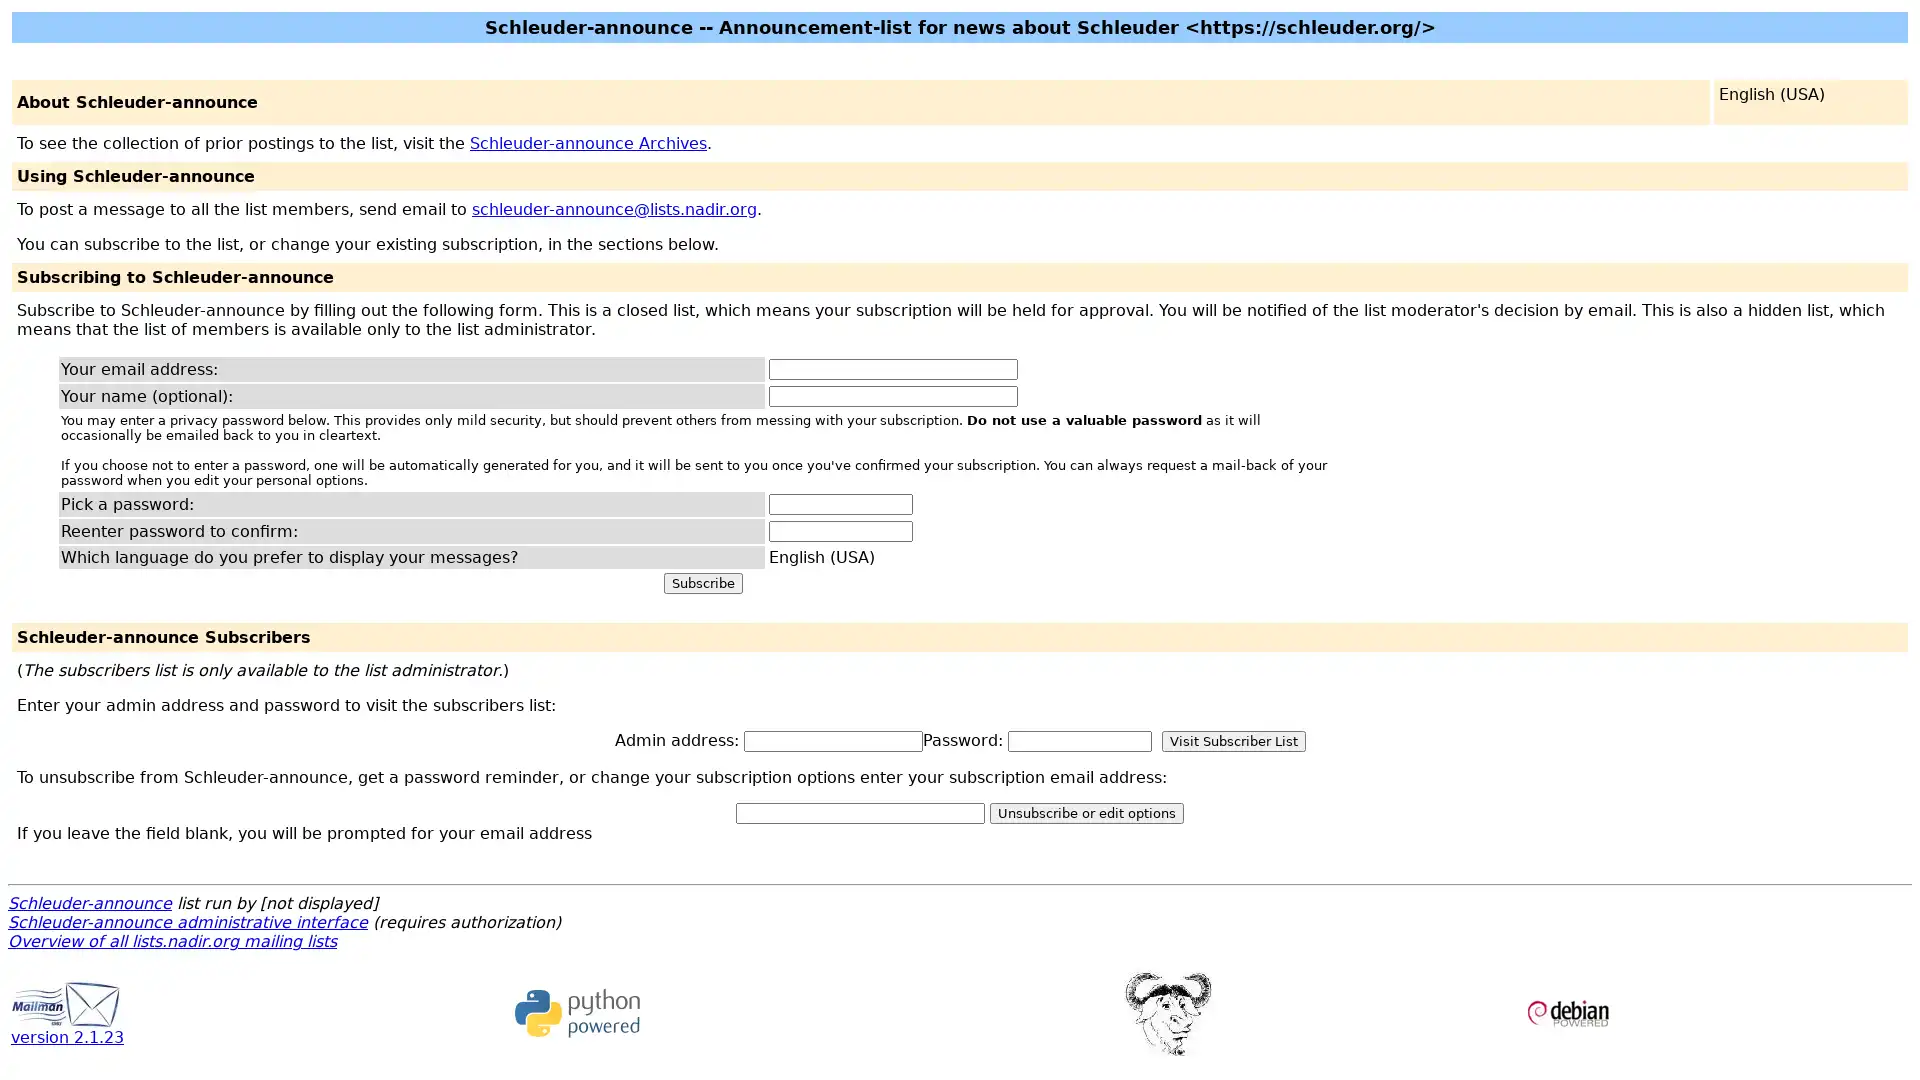  I want to click on Subscribe, so click(702, 583).